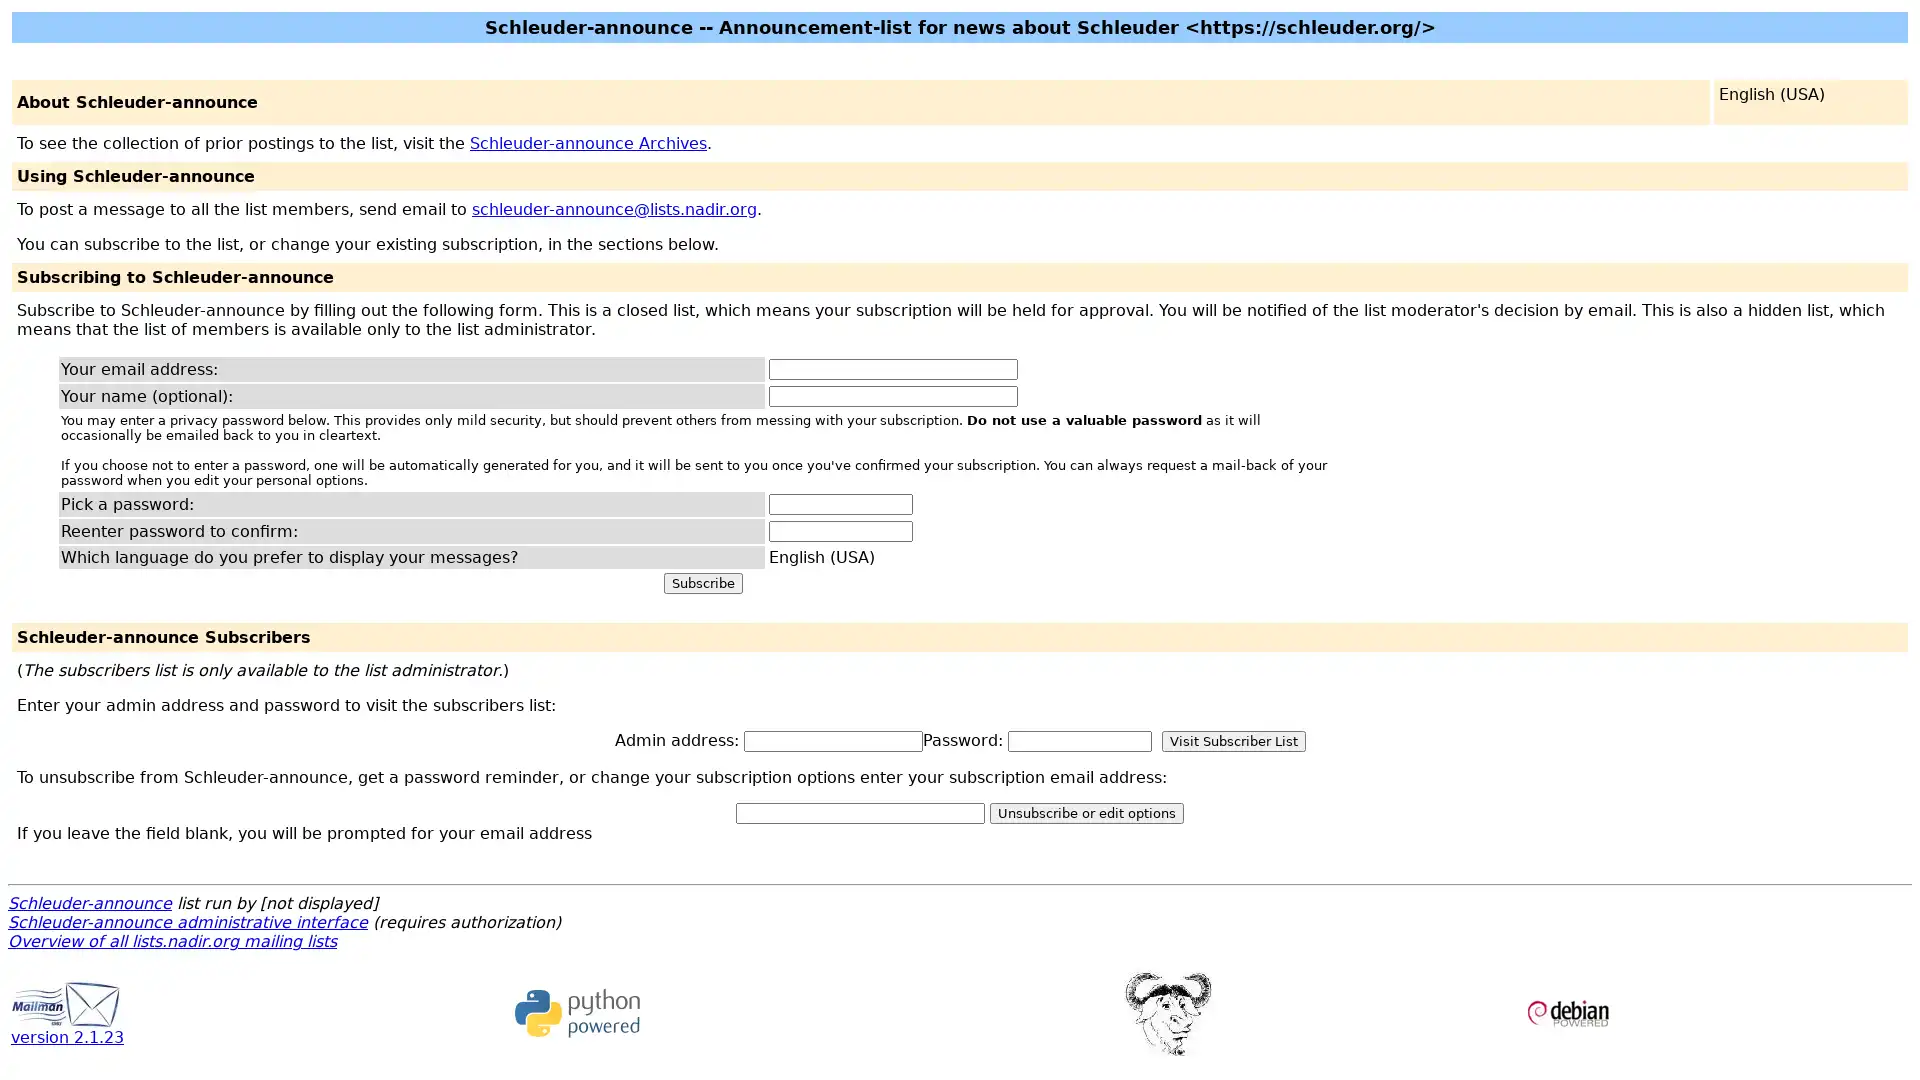  I want to click on Subscribe, so click(702, 583).